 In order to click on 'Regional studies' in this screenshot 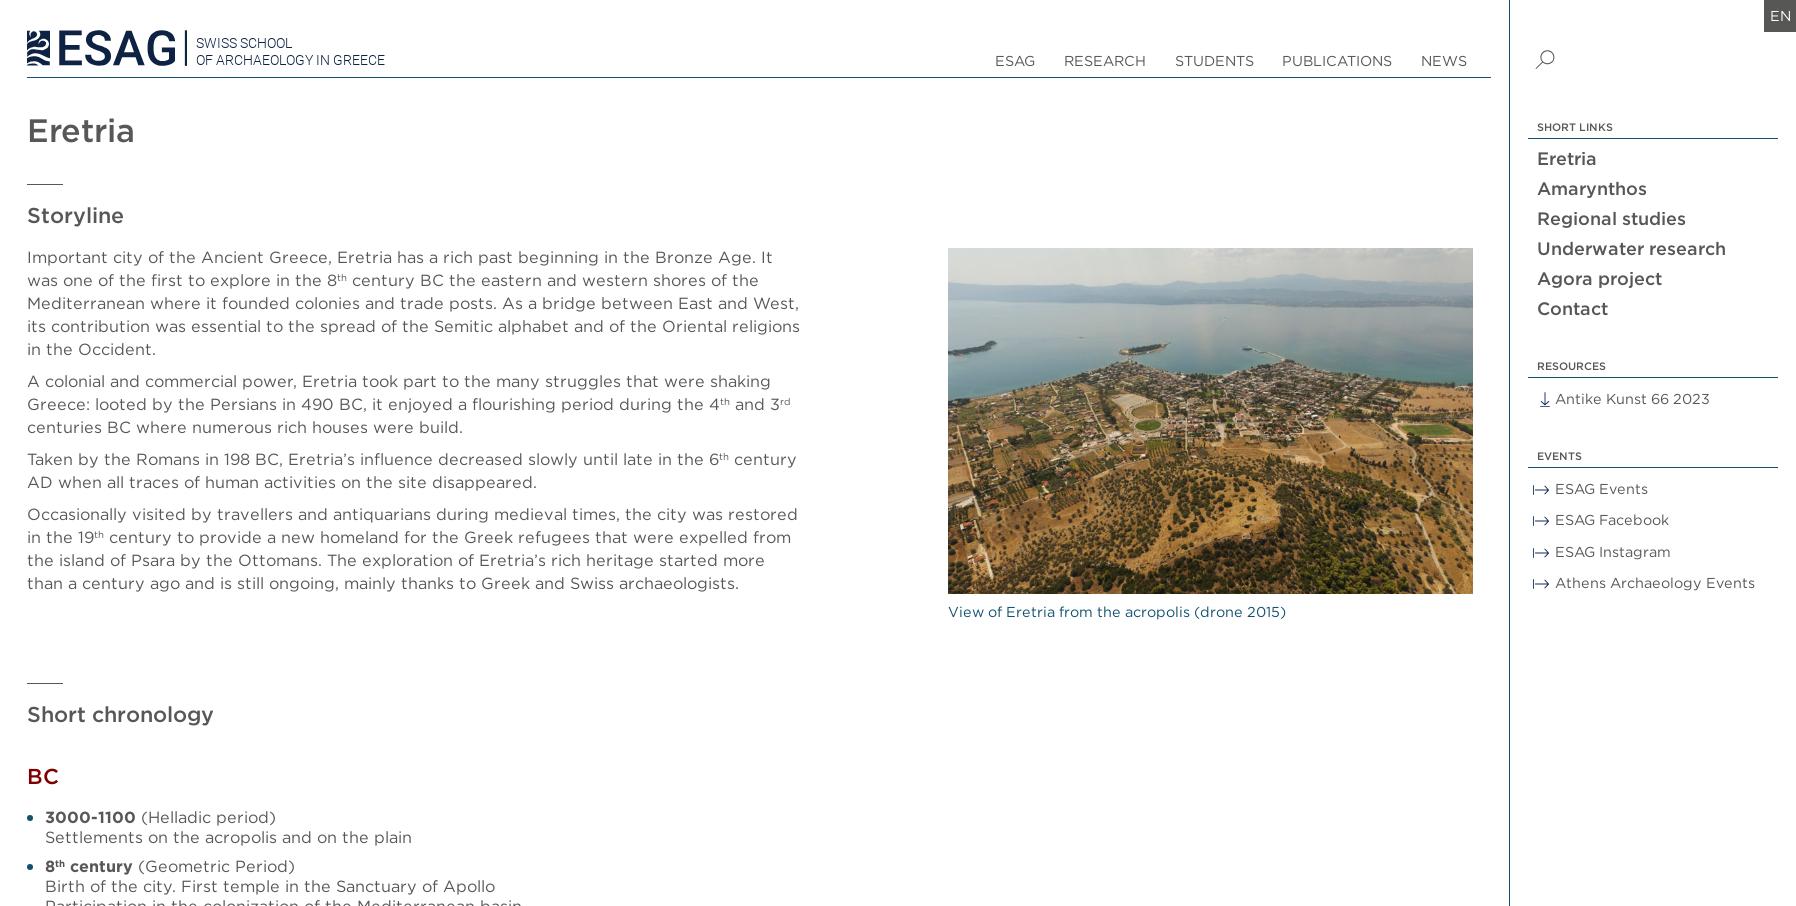, I will do `click(1610, 217)`.